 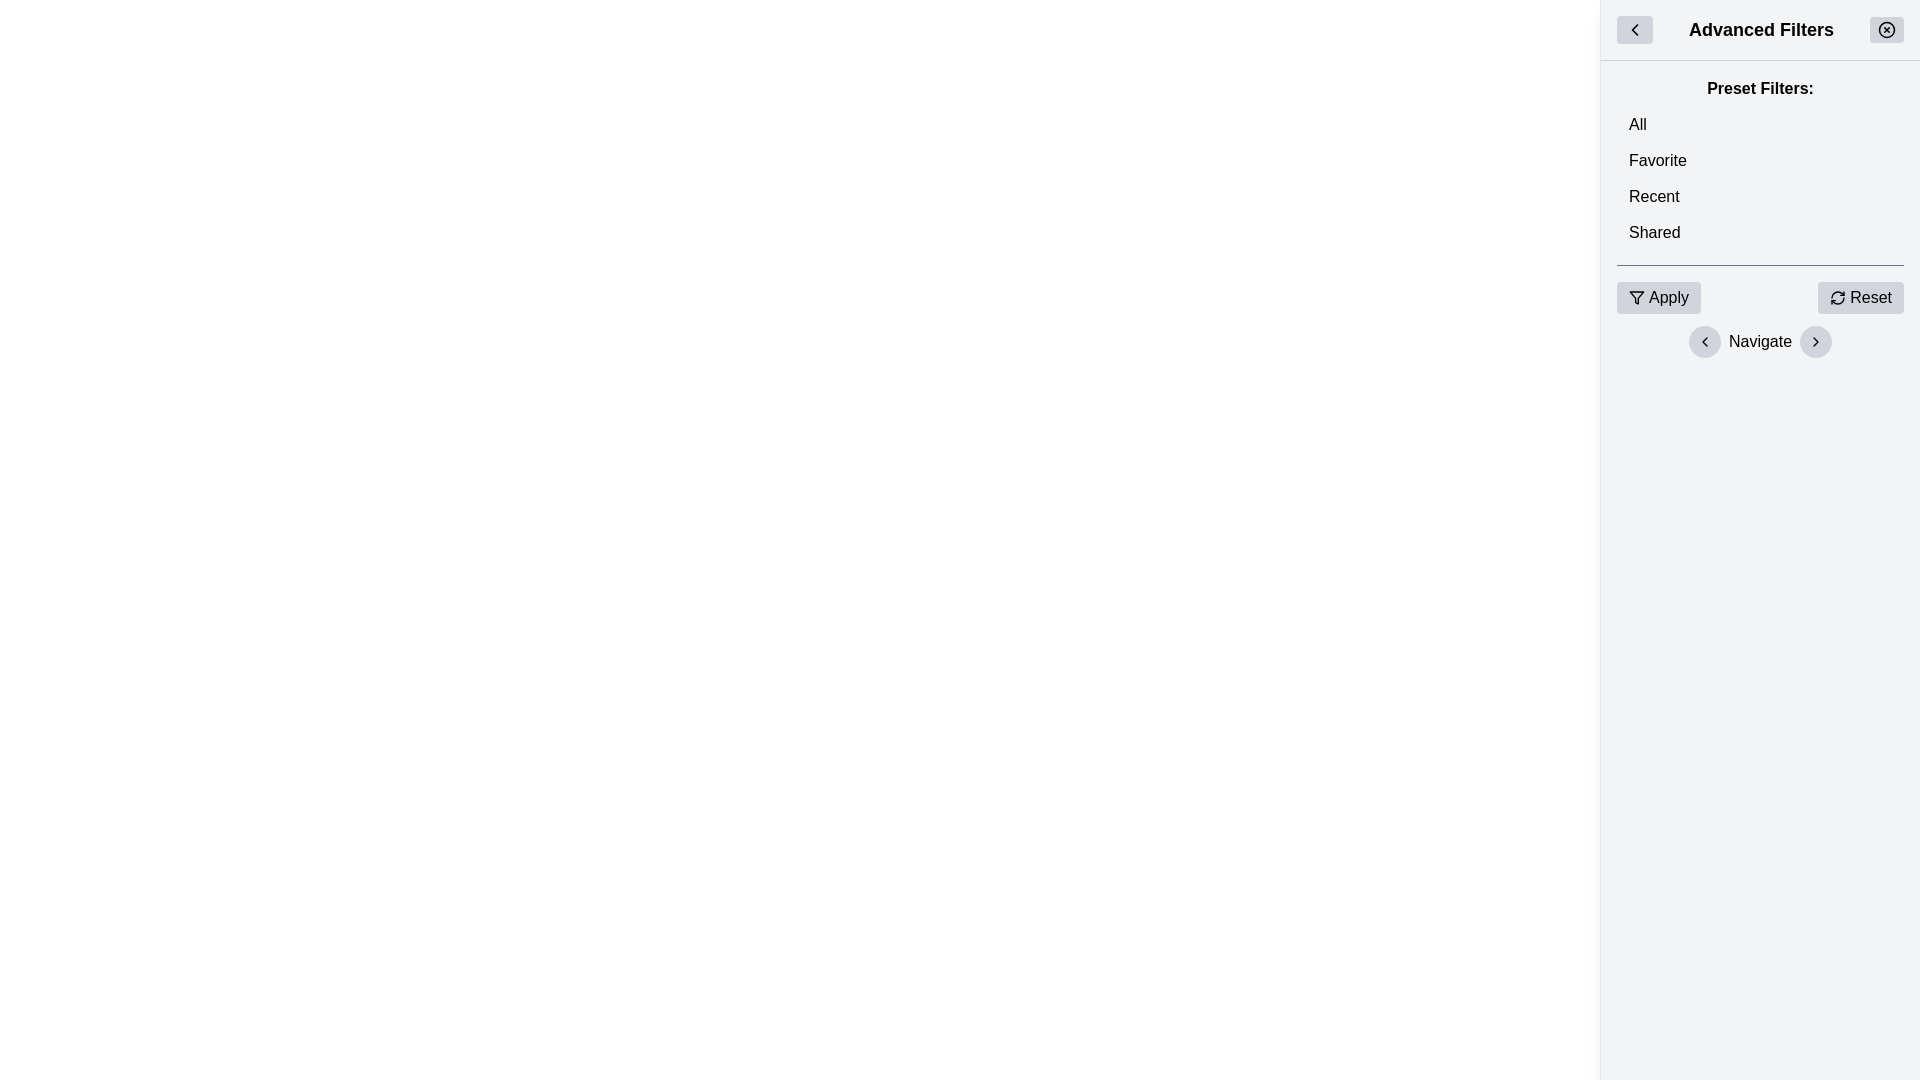 I want to click on the right chevron button of the Navigation control that contains the text 'Navigate' and is flanked by two circular buttons, so click(x=1760, y=341).